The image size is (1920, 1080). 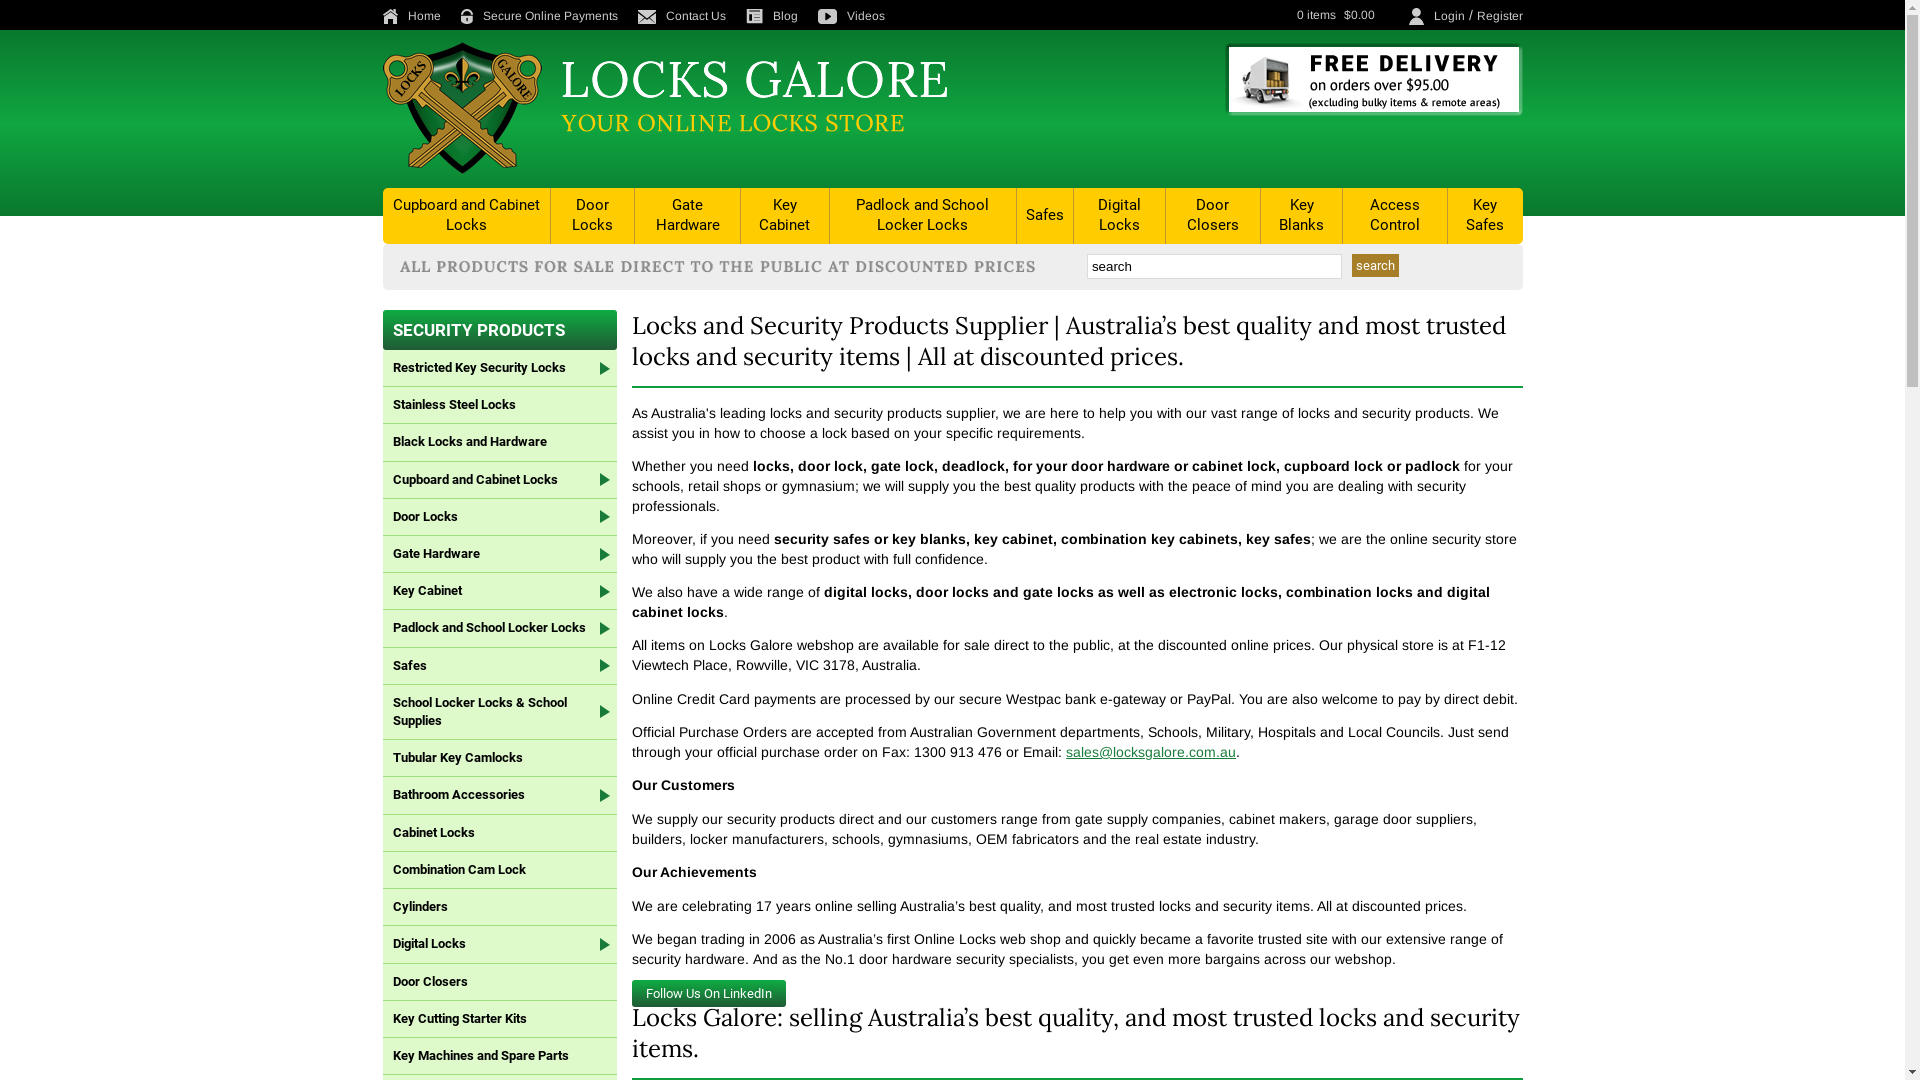 I want to click on 'Bathroom Accessories', so click(x=499, y=794).